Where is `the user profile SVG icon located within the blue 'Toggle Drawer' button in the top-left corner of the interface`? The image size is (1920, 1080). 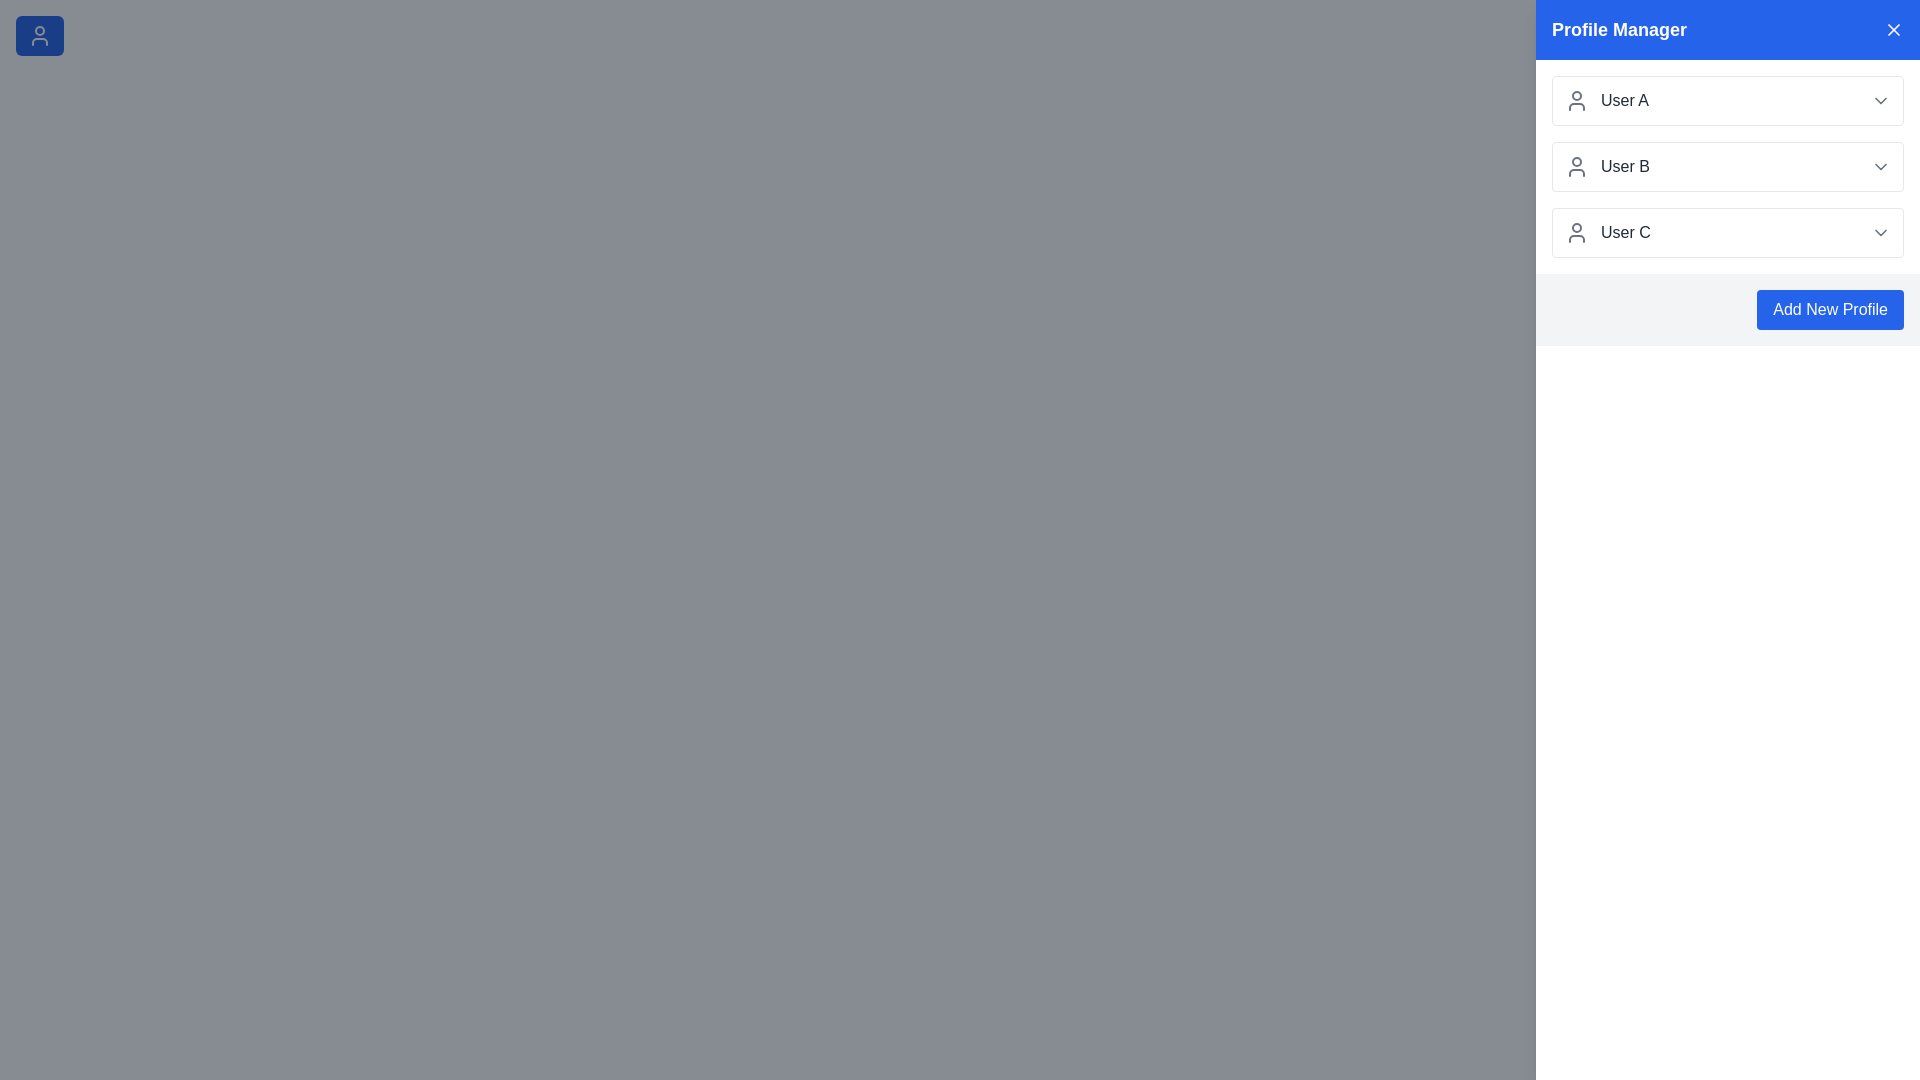 the user profile SVG icon located within the blue 'Toggle Drawer' button in the top-left corner of the interface is located at coordinates (39, 35).